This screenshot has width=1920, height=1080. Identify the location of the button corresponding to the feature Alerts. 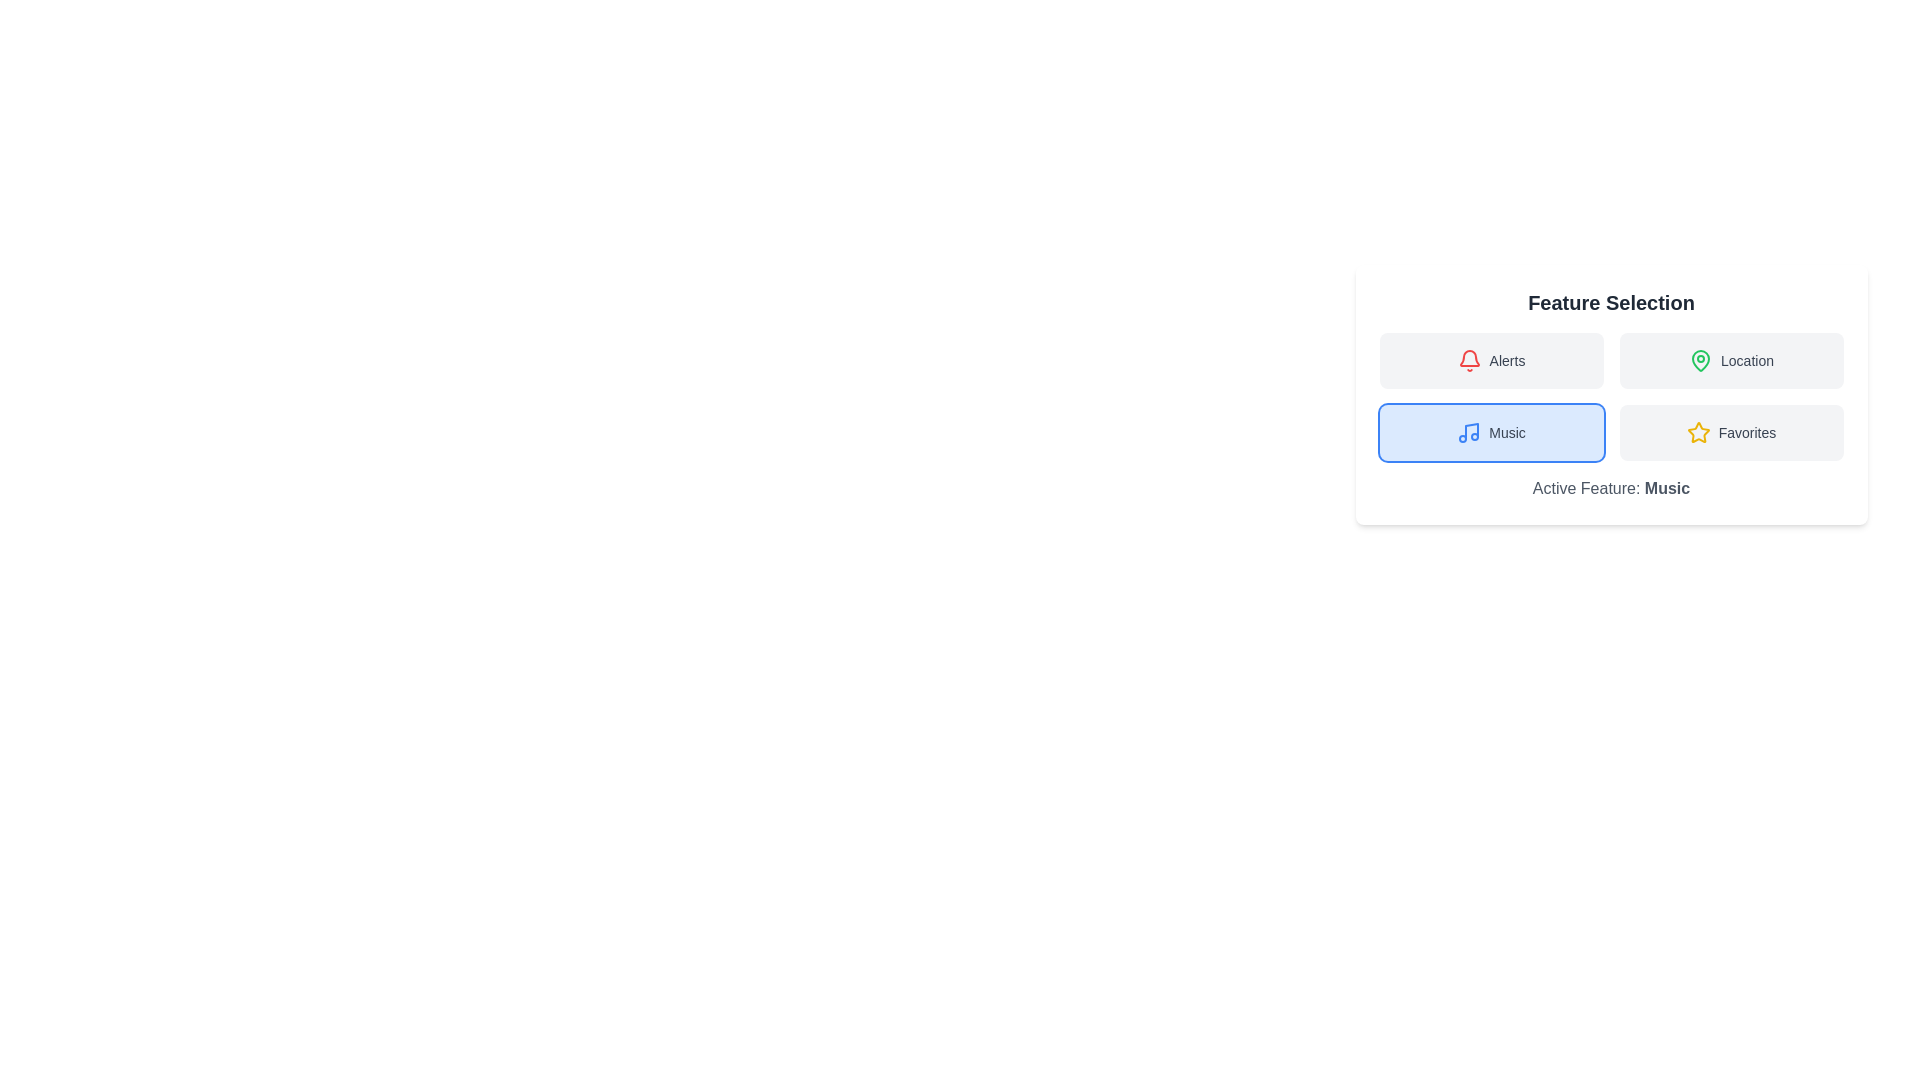
(1491, 361).